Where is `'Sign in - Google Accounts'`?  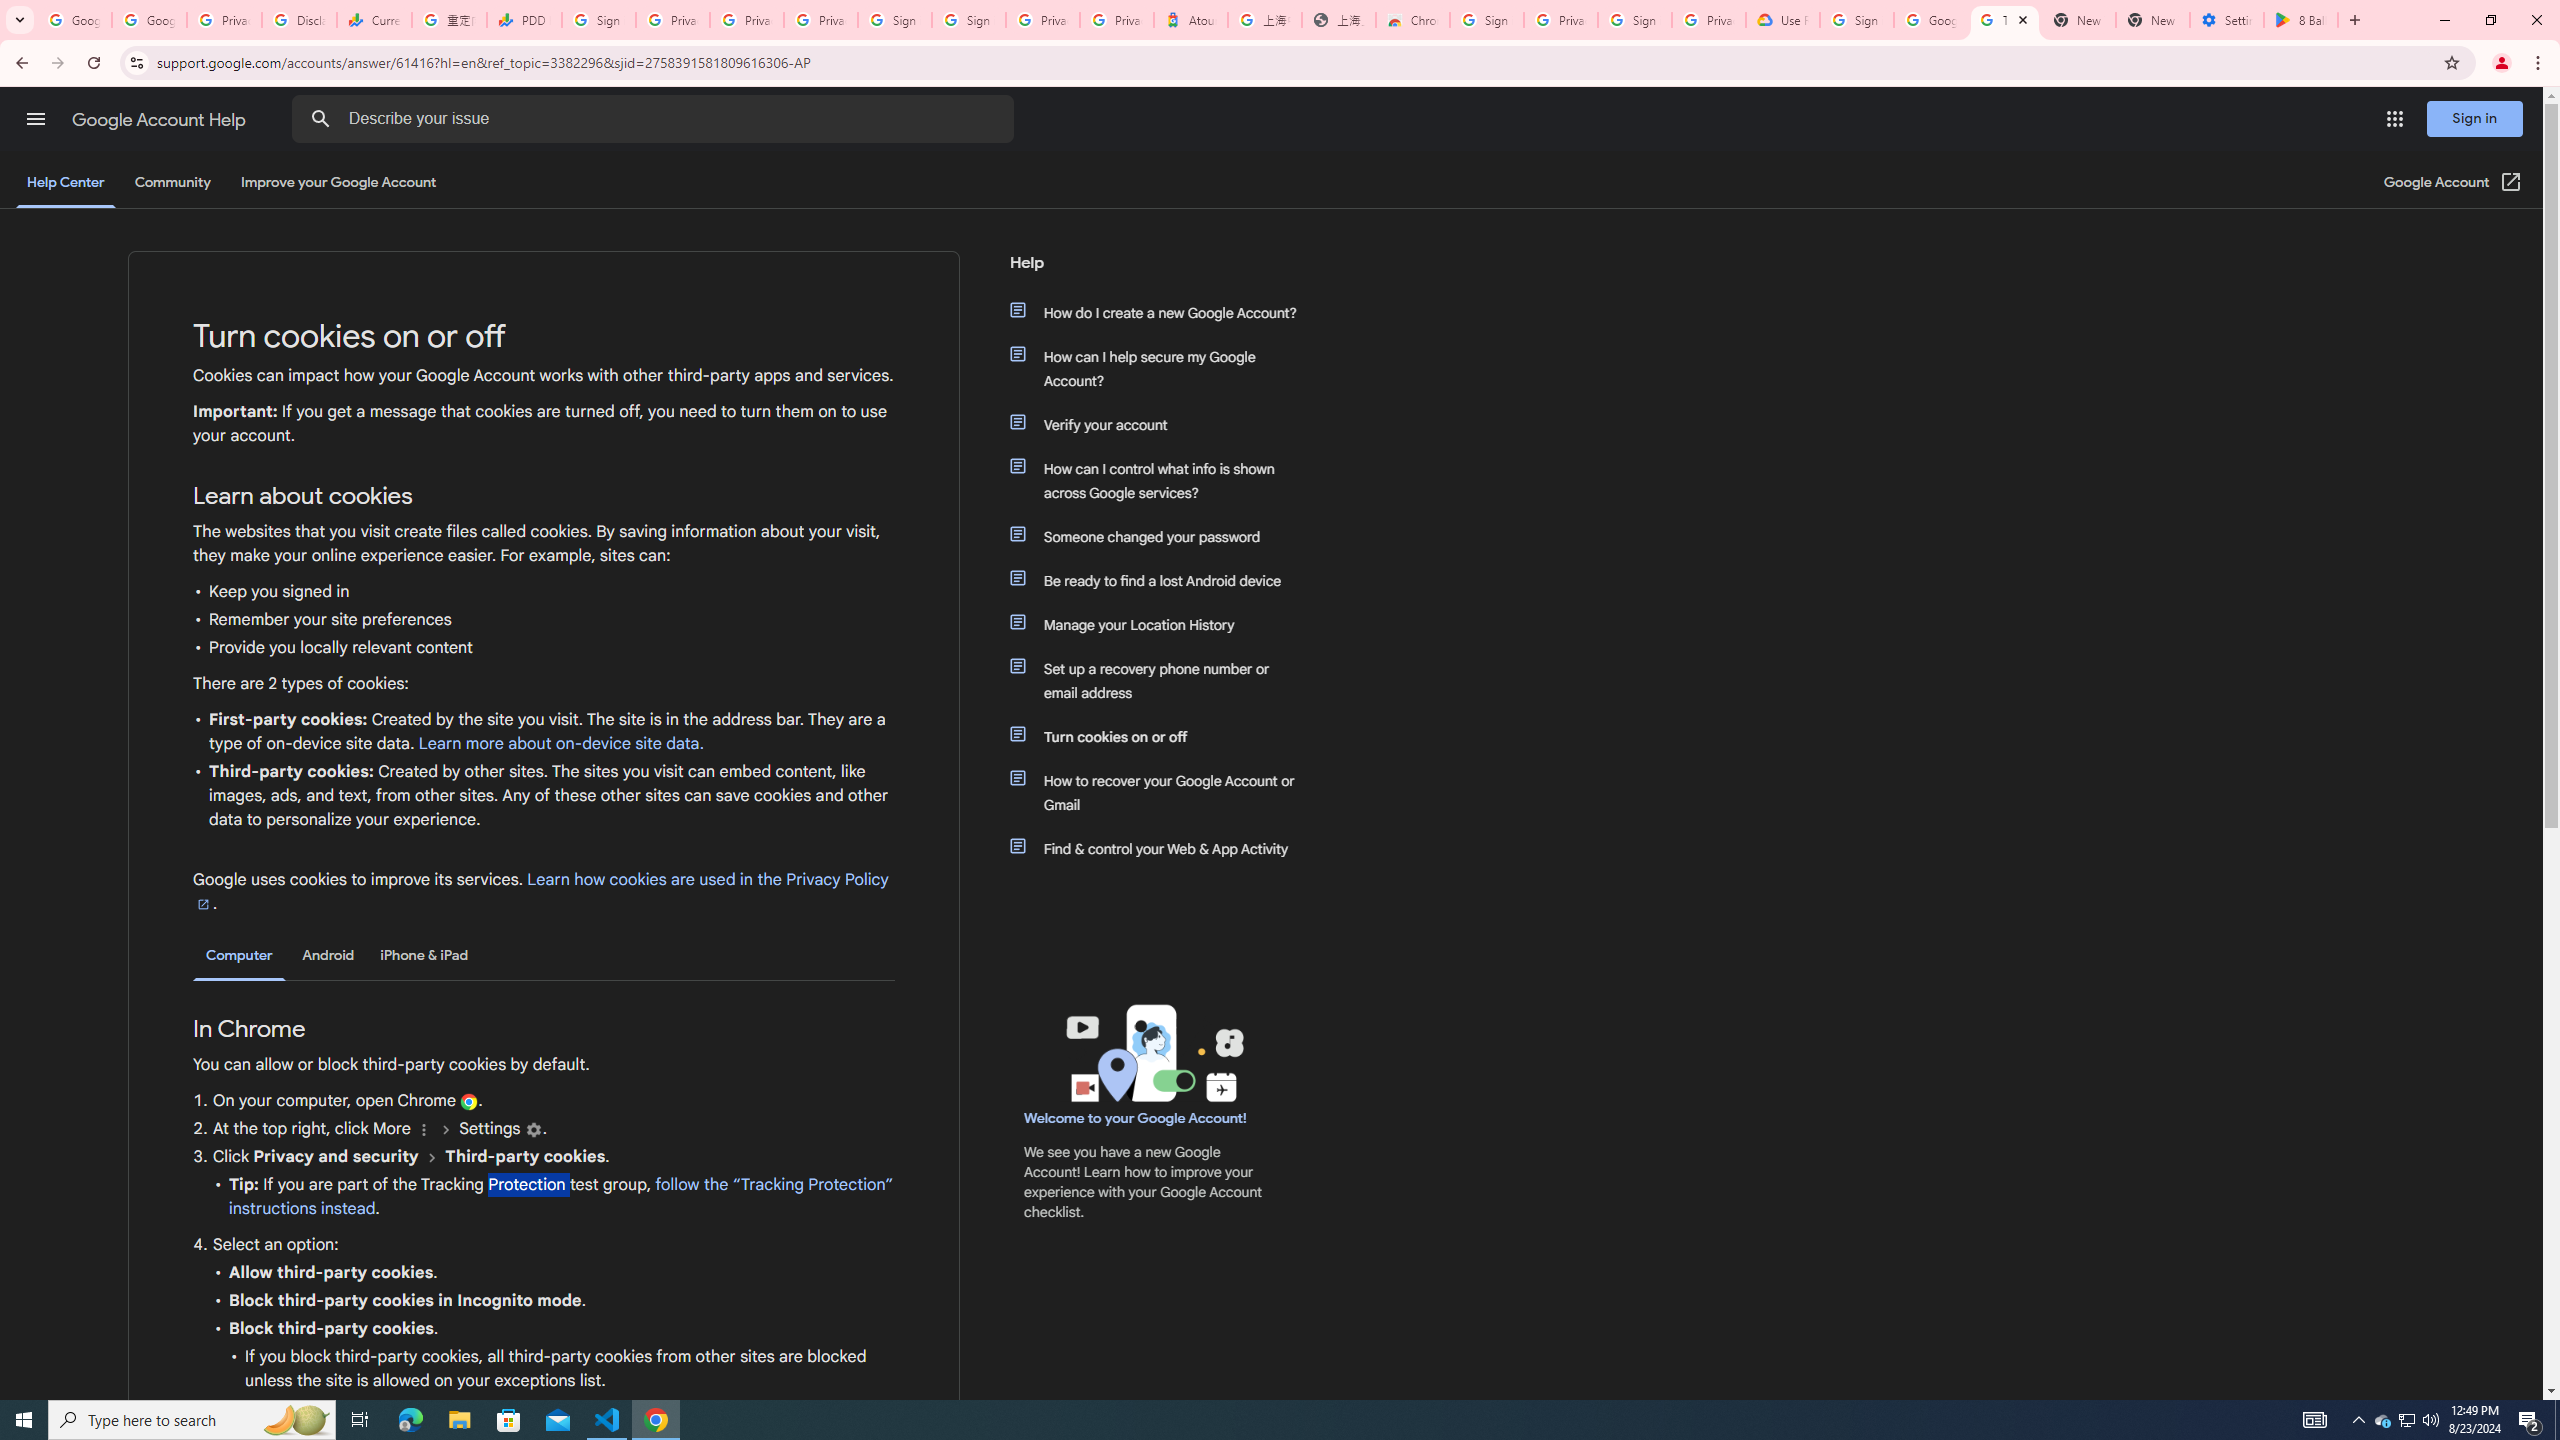
'Sign in - Google Accounts' is located at coordinates (967, 19).